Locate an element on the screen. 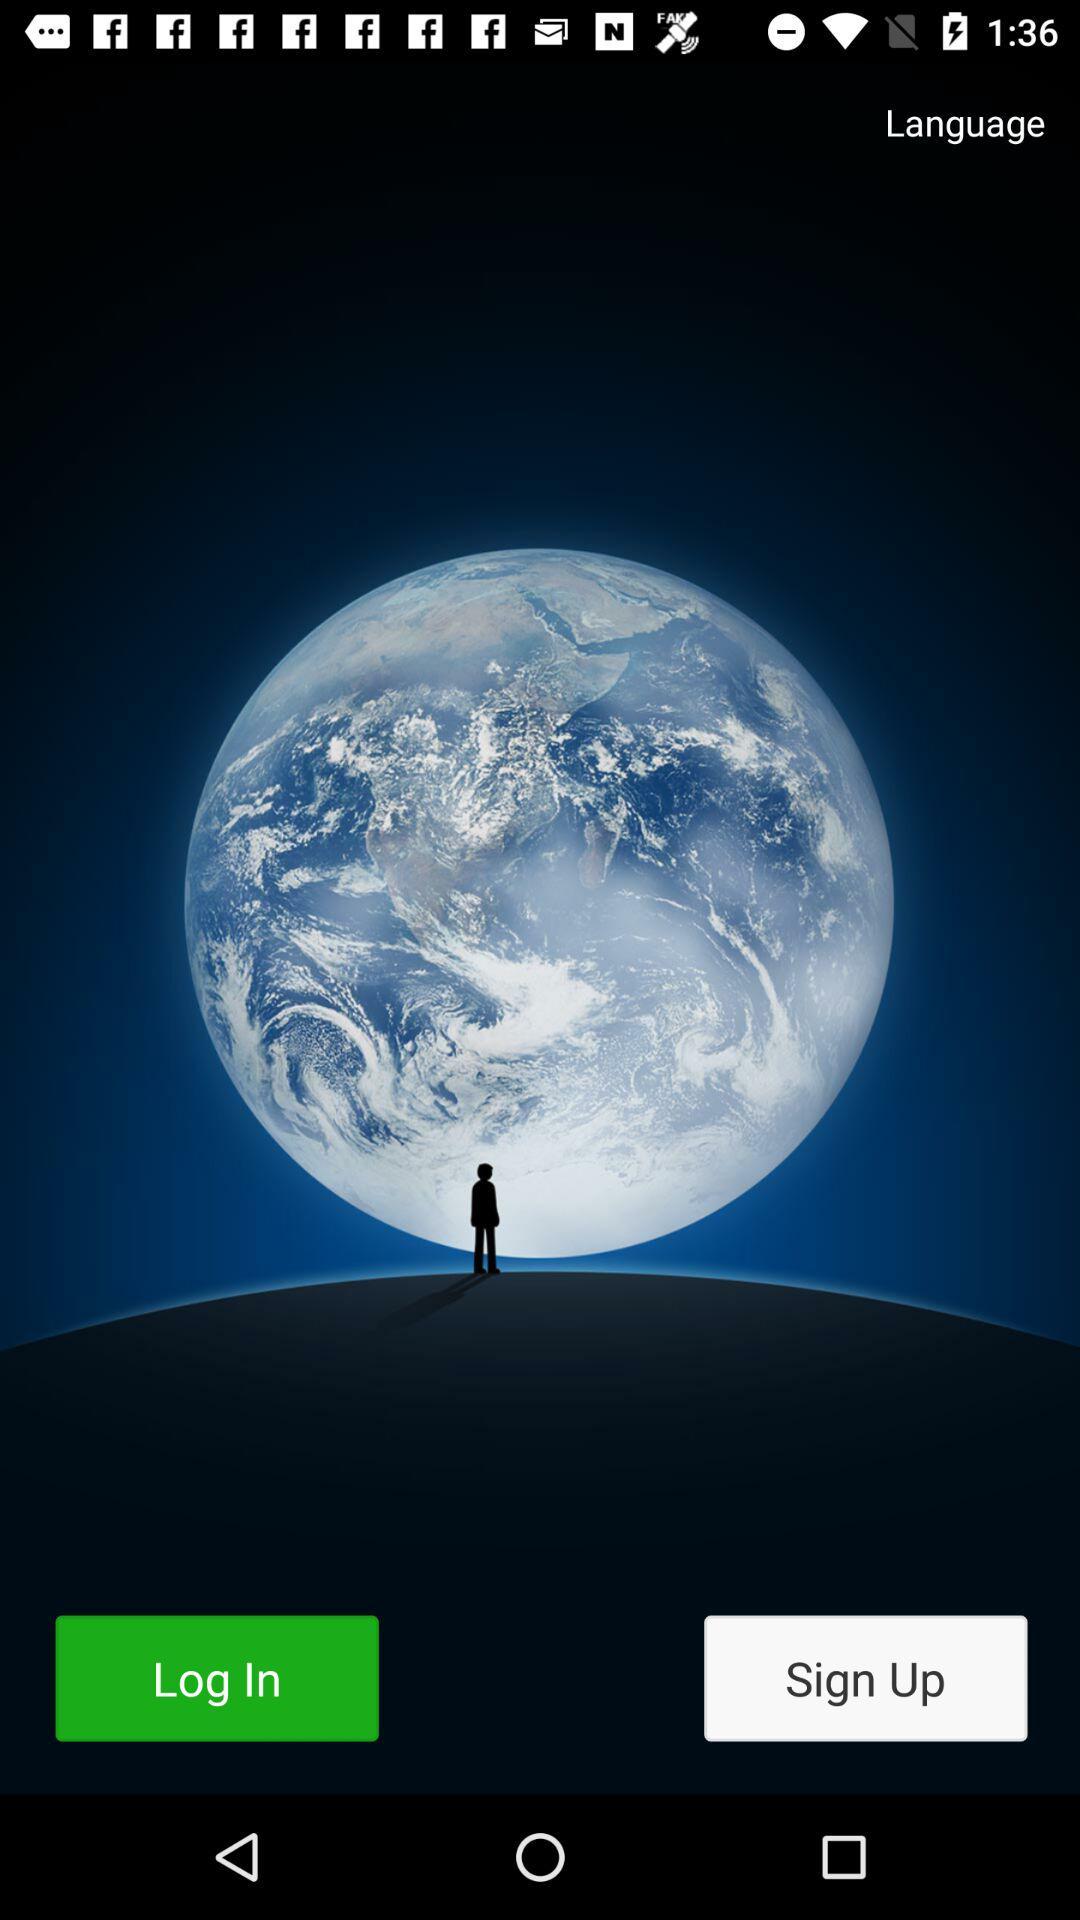 The image size is (1080, 1920). the button next to sign up button is located at coordinates (217, 1678).